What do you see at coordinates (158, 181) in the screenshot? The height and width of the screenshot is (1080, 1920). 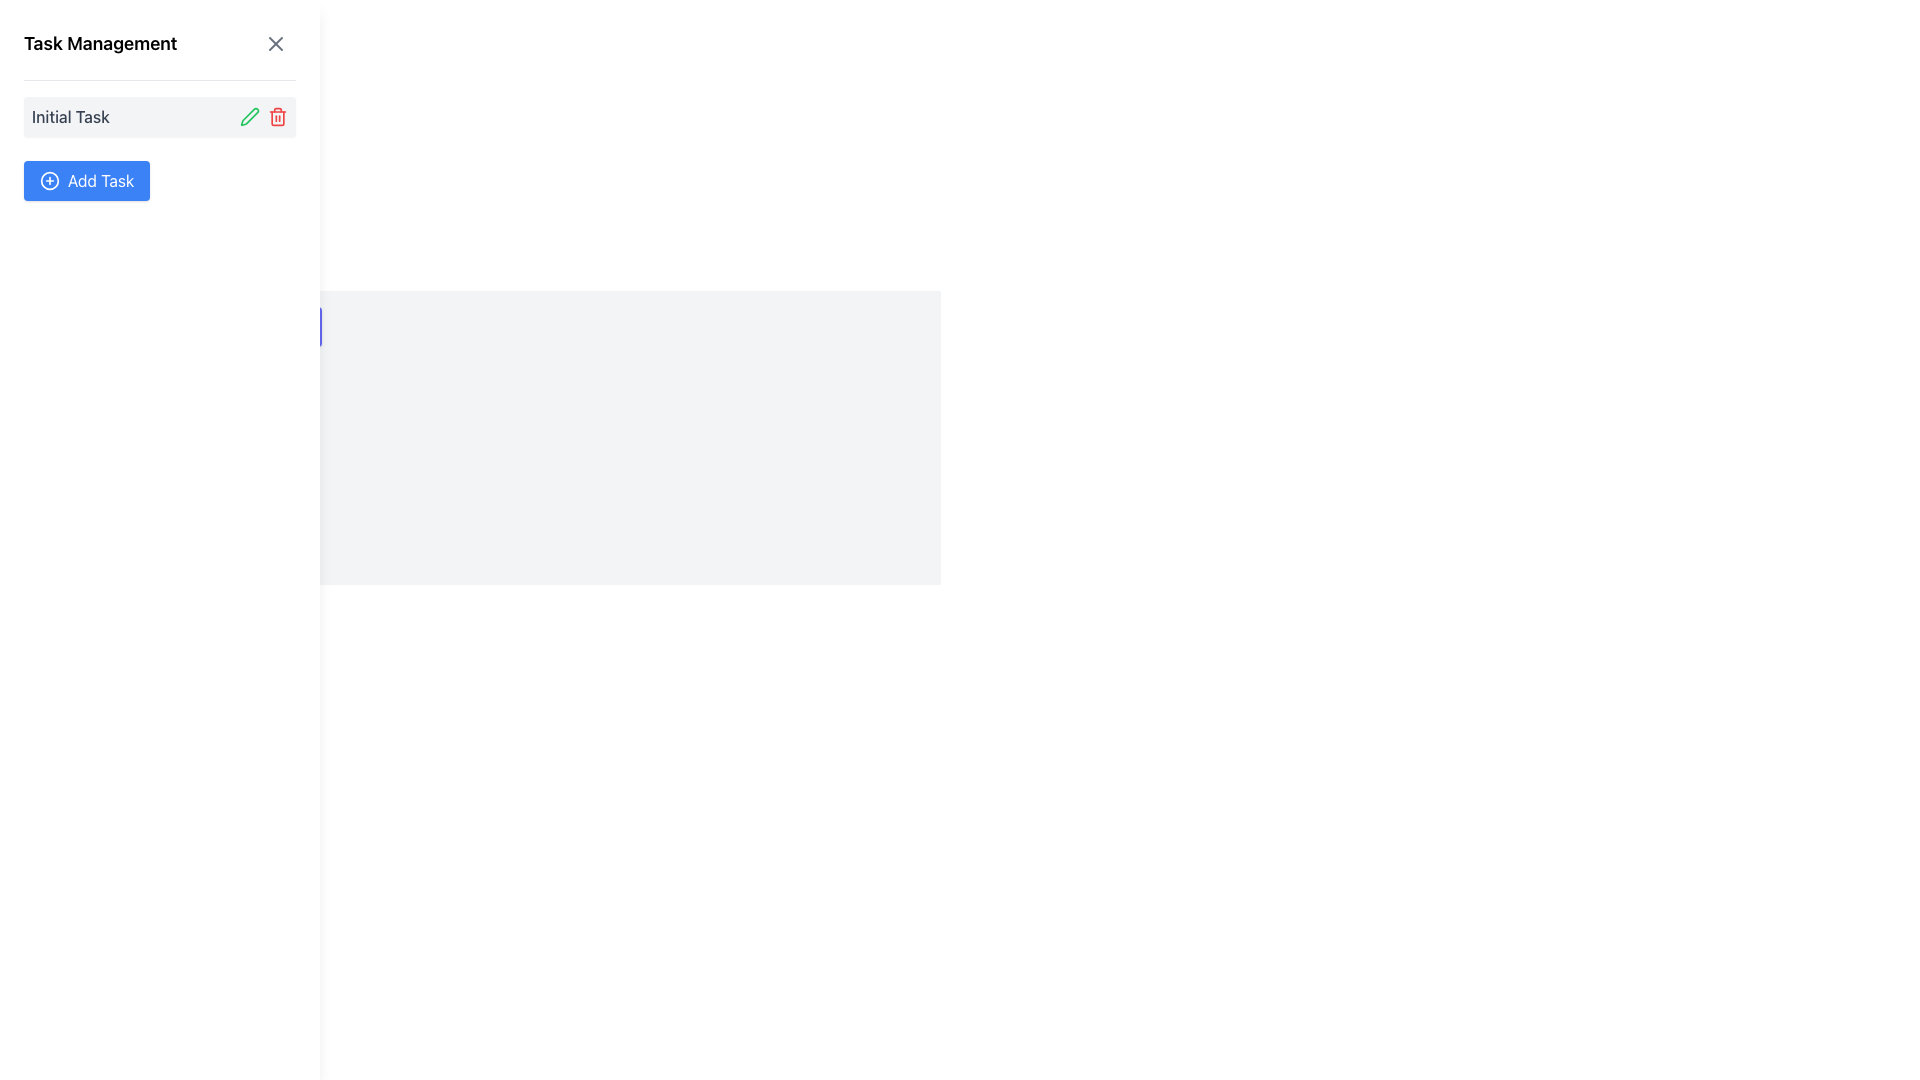 I see `the button located below the 'Initial Task' section in the left sidebar of the task management application` at bounding box center [158, 181].